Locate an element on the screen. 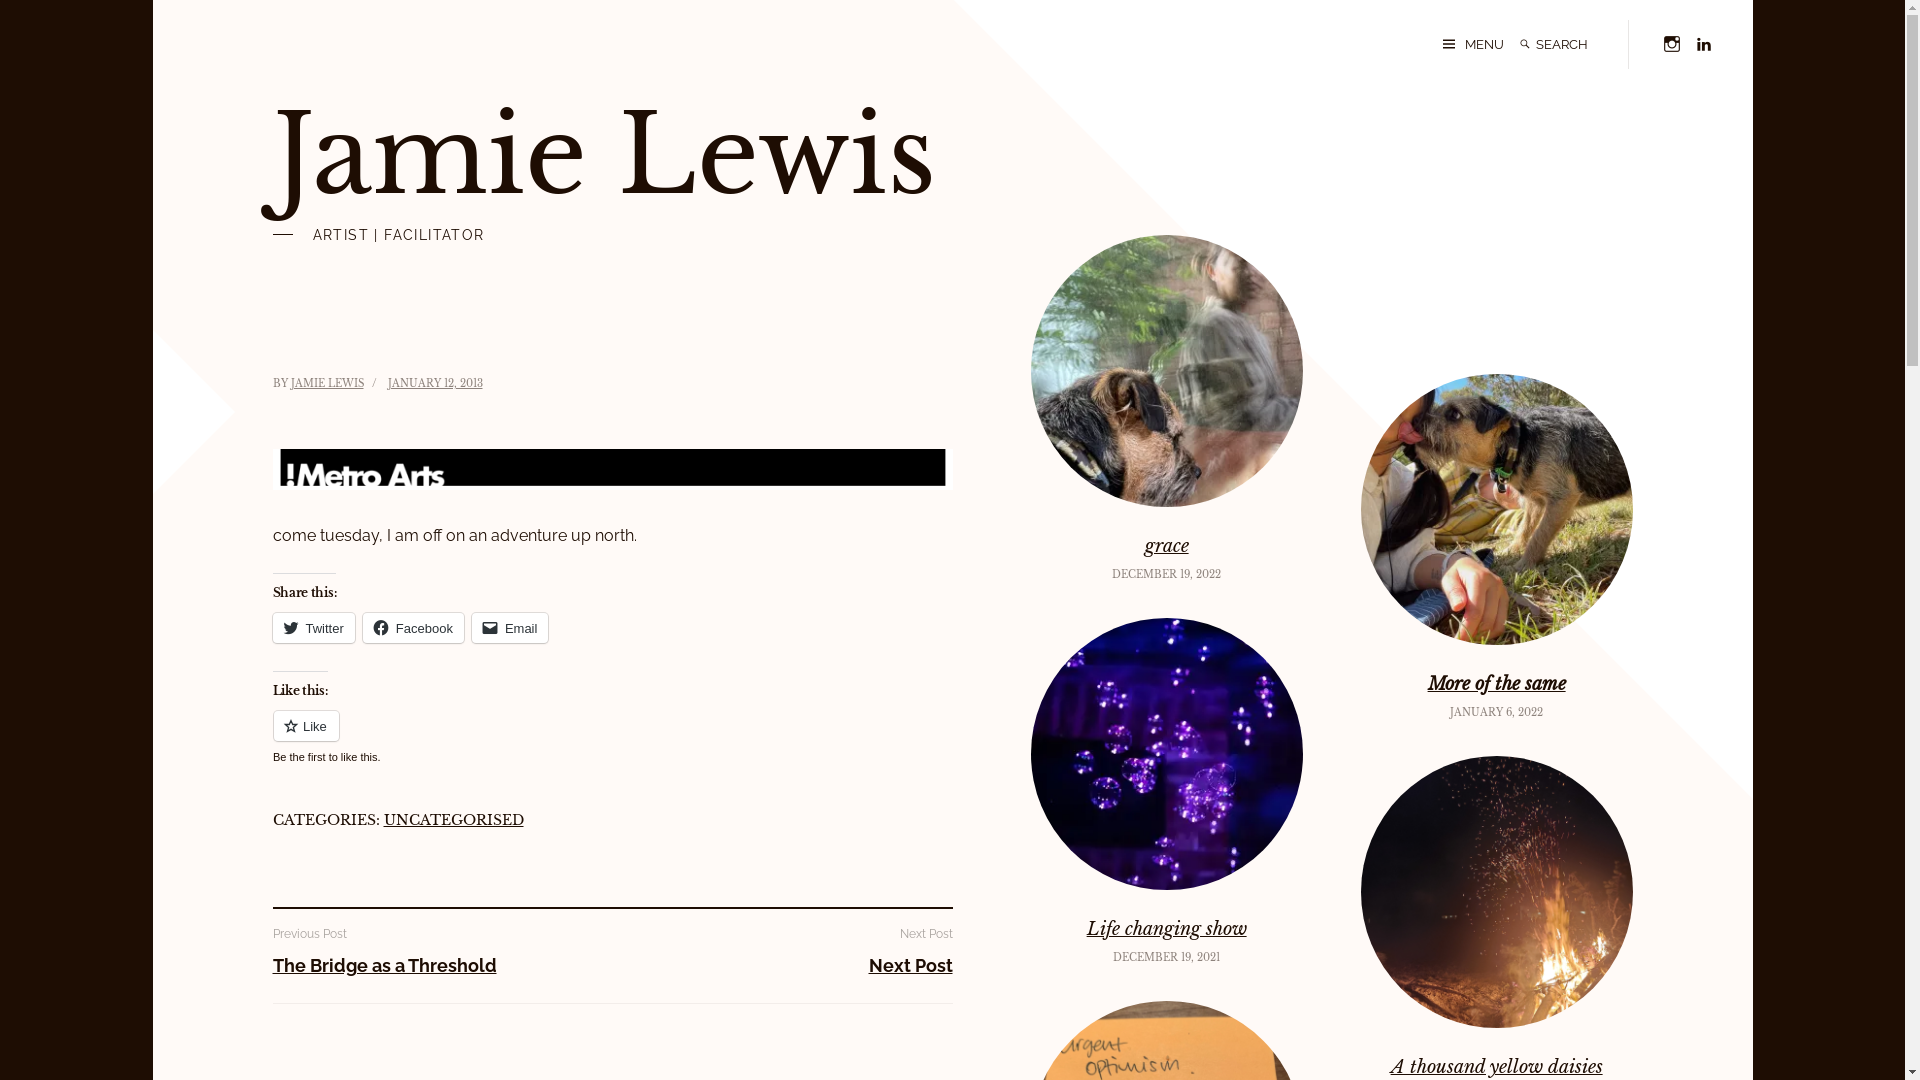 Image resolution: width=1920 pixels, height=1080 pixels. 'Facebook' is located at coordinates (412, 627).